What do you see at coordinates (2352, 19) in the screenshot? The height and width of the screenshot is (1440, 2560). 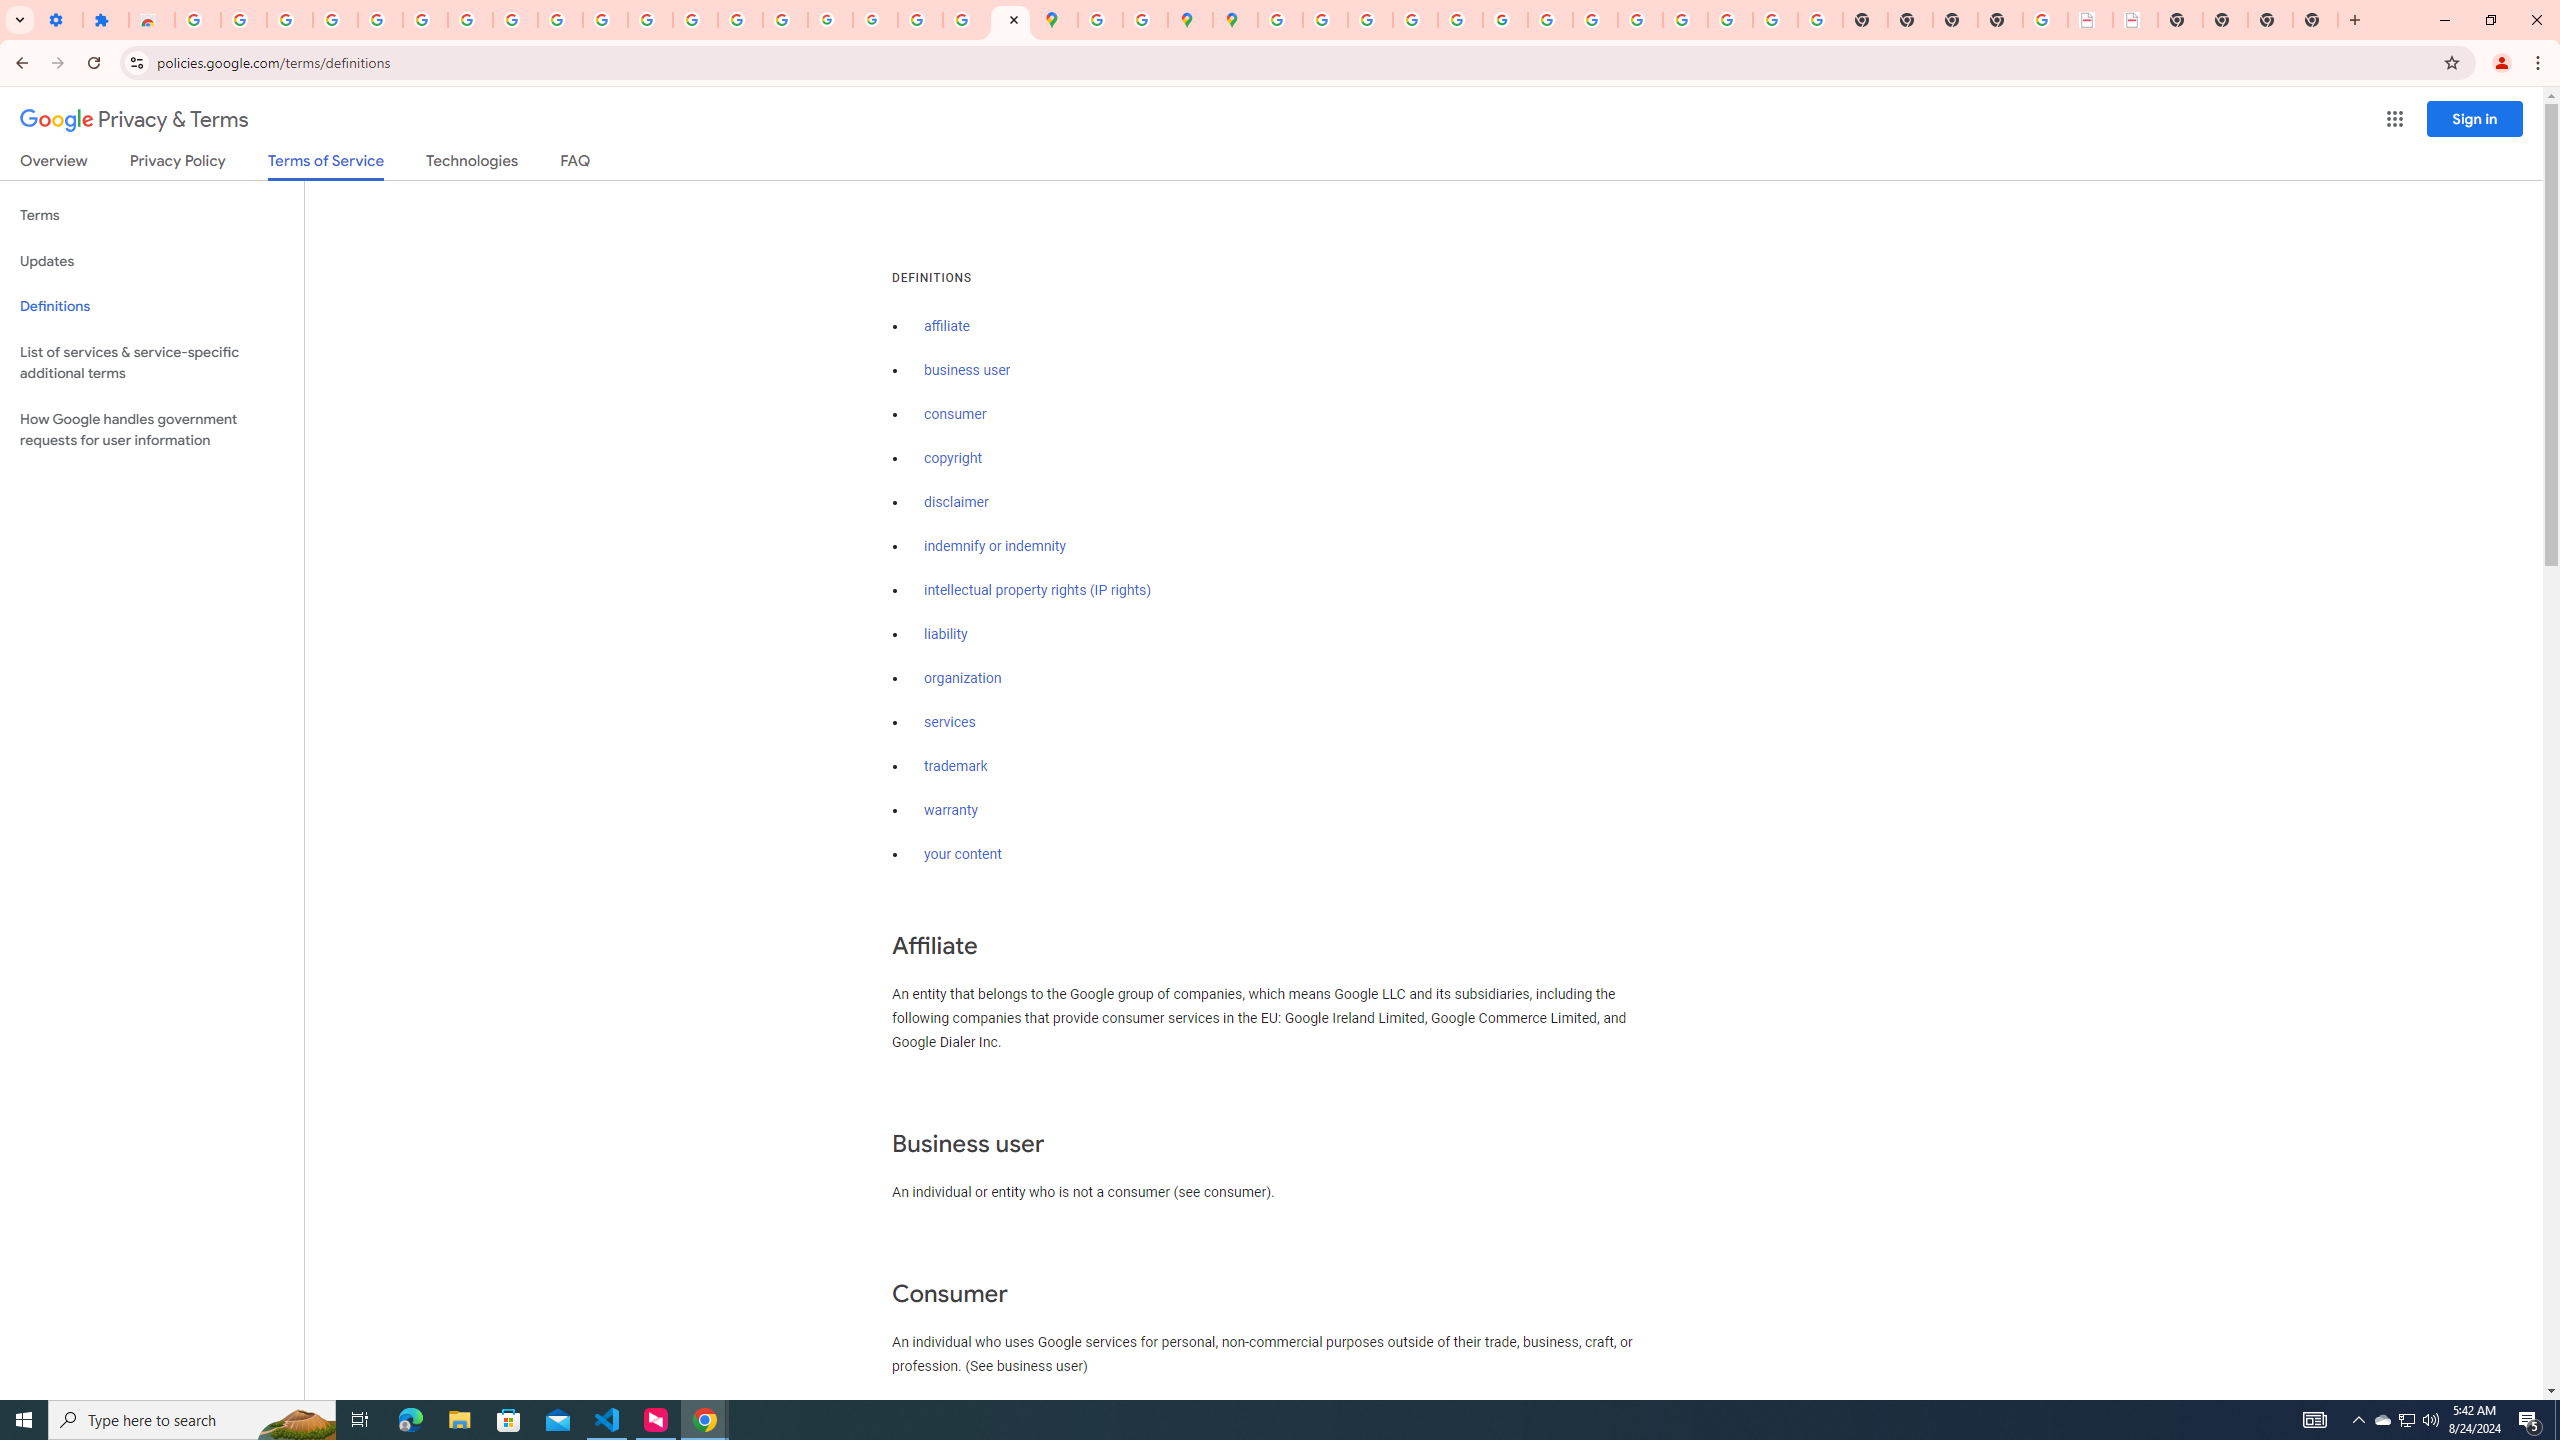 I see `'New Tab'` at bounding box center [2352, 19].